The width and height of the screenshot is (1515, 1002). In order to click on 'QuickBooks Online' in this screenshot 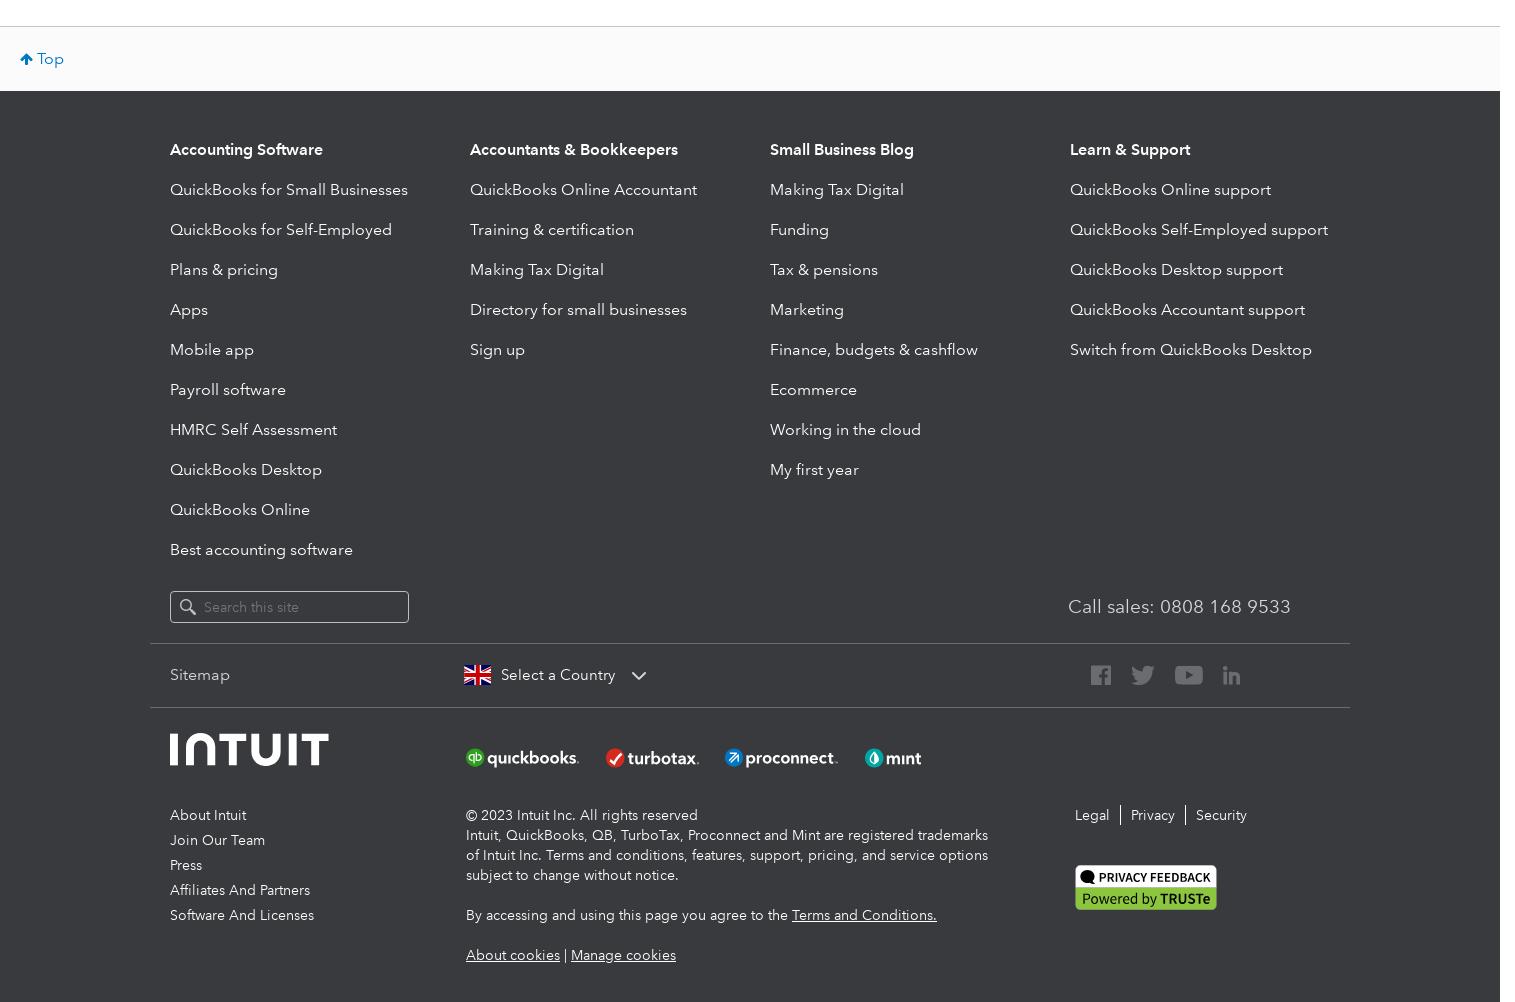, I will do `click(238, 509)`.